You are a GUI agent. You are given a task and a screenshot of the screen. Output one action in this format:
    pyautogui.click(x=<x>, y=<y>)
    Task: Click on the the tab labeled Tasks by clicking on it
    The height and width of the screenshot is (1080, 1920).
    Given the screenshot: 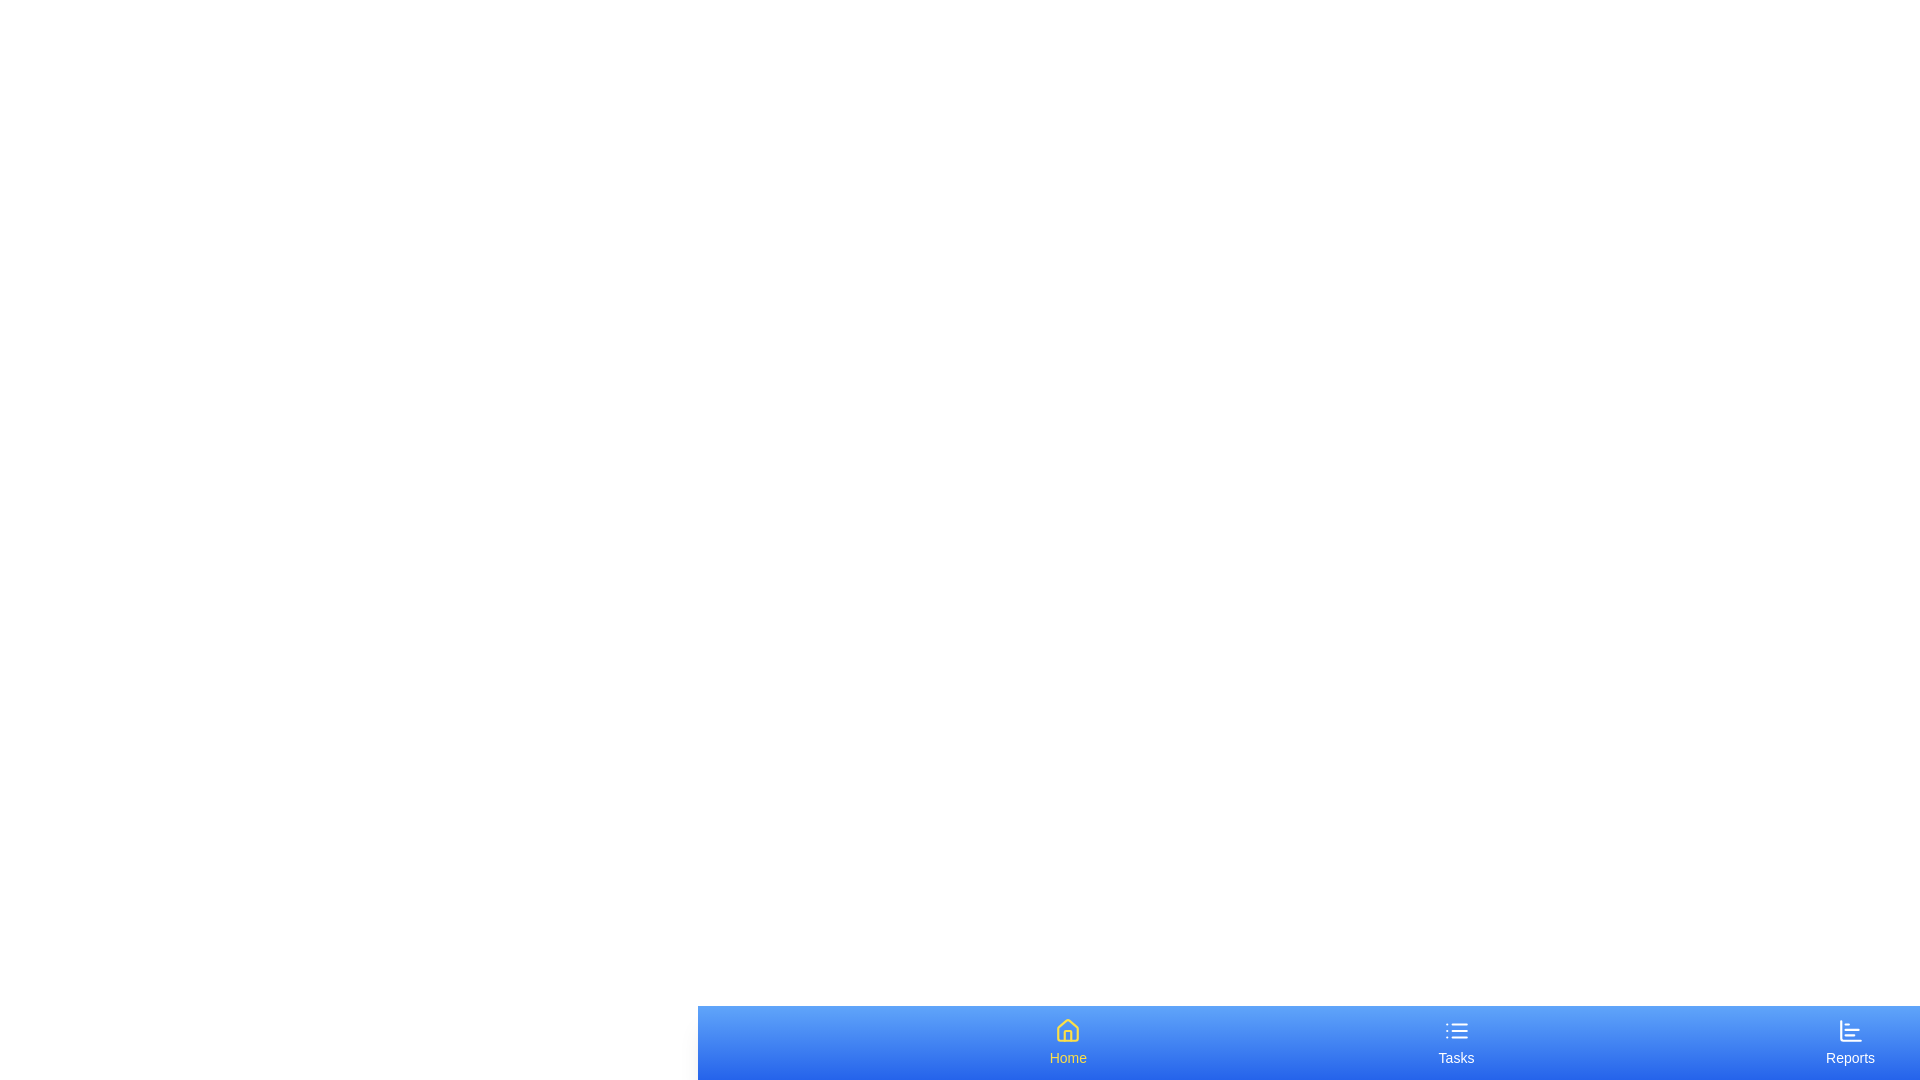 What is the action you would take?
    pyautogui.click(x=1455, y=1041)
    